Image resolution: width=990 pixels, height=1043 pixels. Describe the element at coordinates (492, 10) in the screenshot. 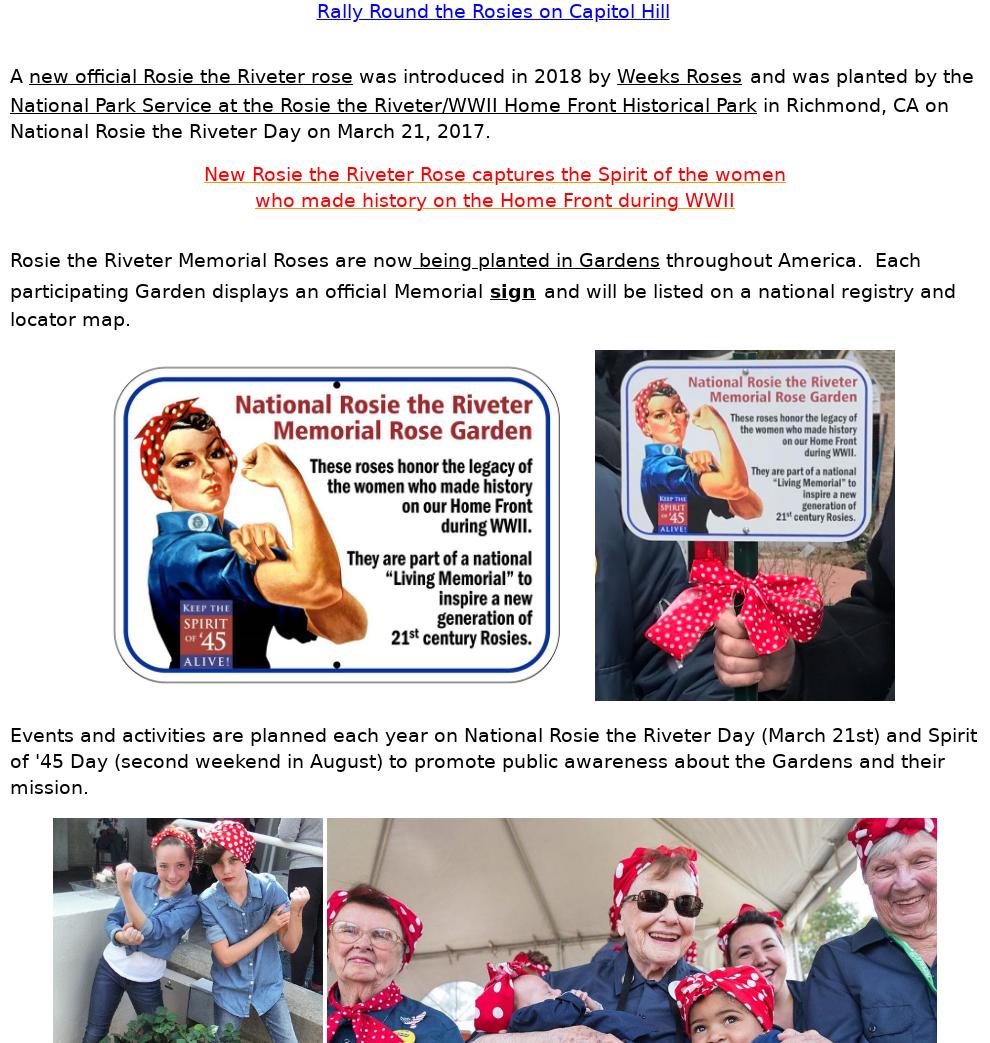

I see `'Rally Round the Rosies on Capitol Hill'` at that location.